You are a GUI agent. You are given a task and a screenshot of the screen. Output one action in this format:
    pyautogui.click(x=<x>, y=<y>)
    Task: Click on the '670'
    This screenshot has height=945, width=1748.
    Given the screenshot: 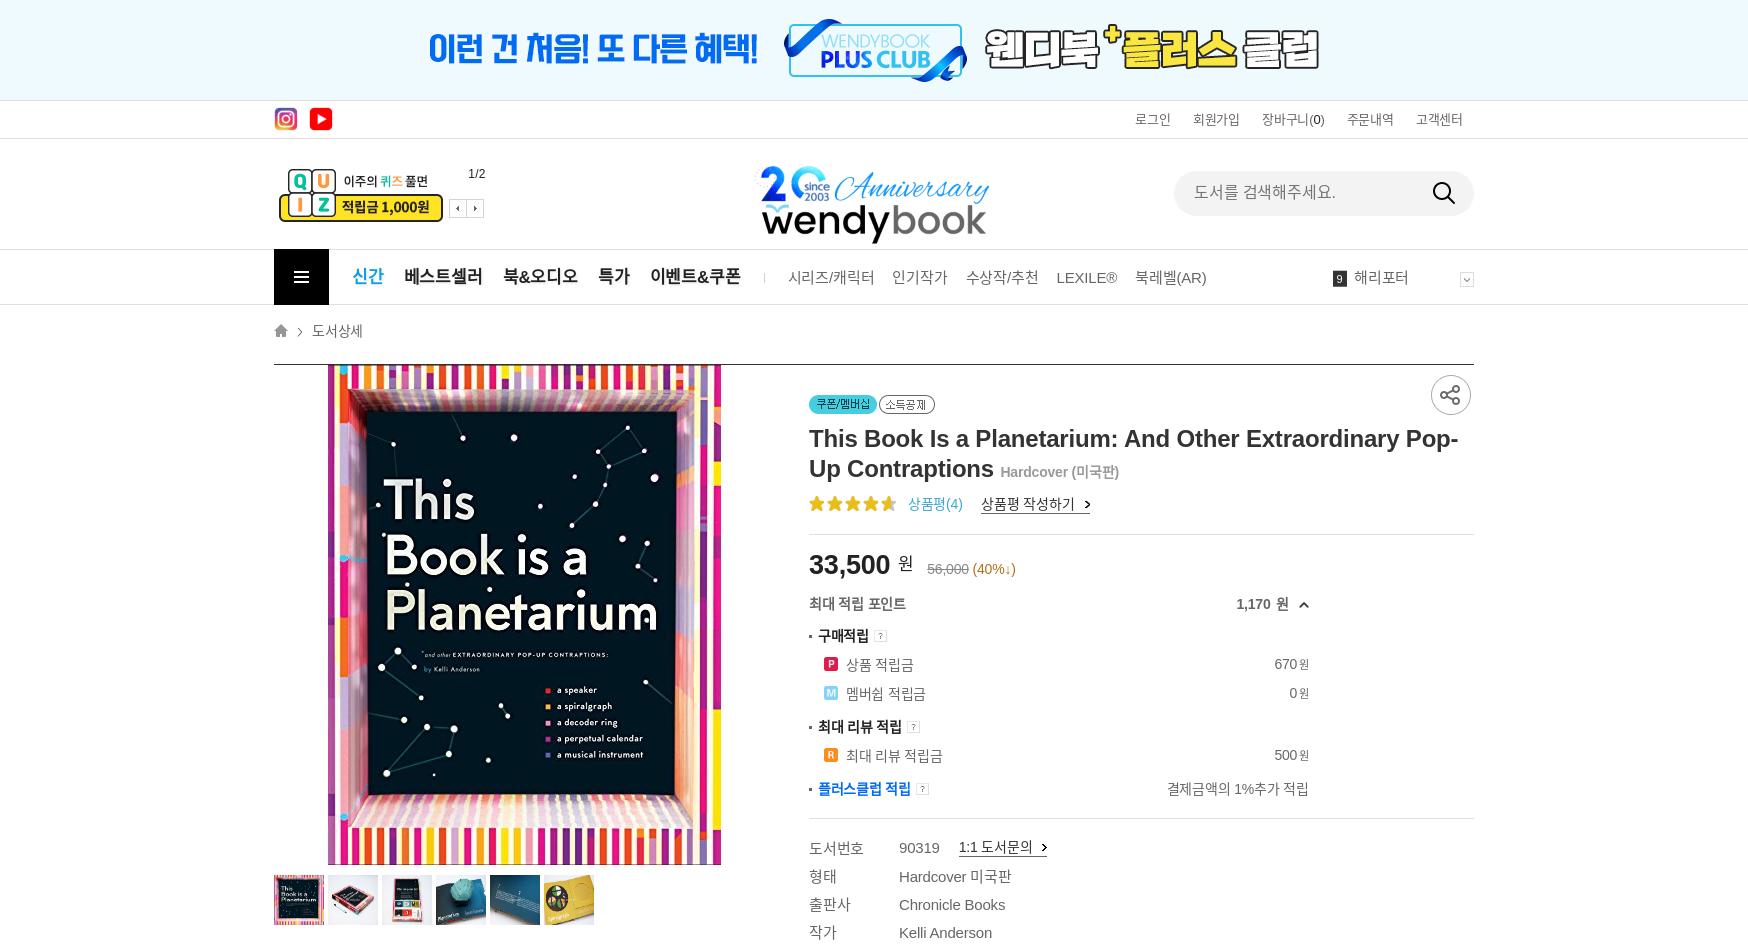 What is the action you would take?
    pyautogui.click(x=1285, y=662)
    